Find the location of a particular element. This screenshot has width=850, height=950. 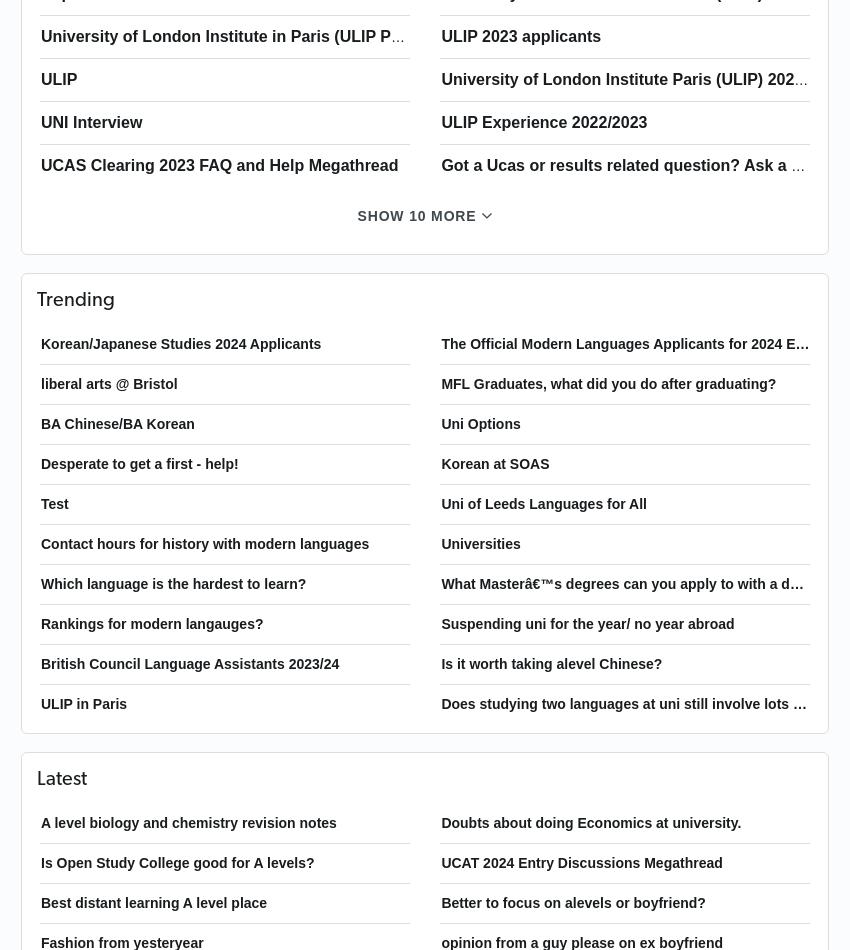

'liberal arts @ Bristol' is located at coordinates (107, 382).